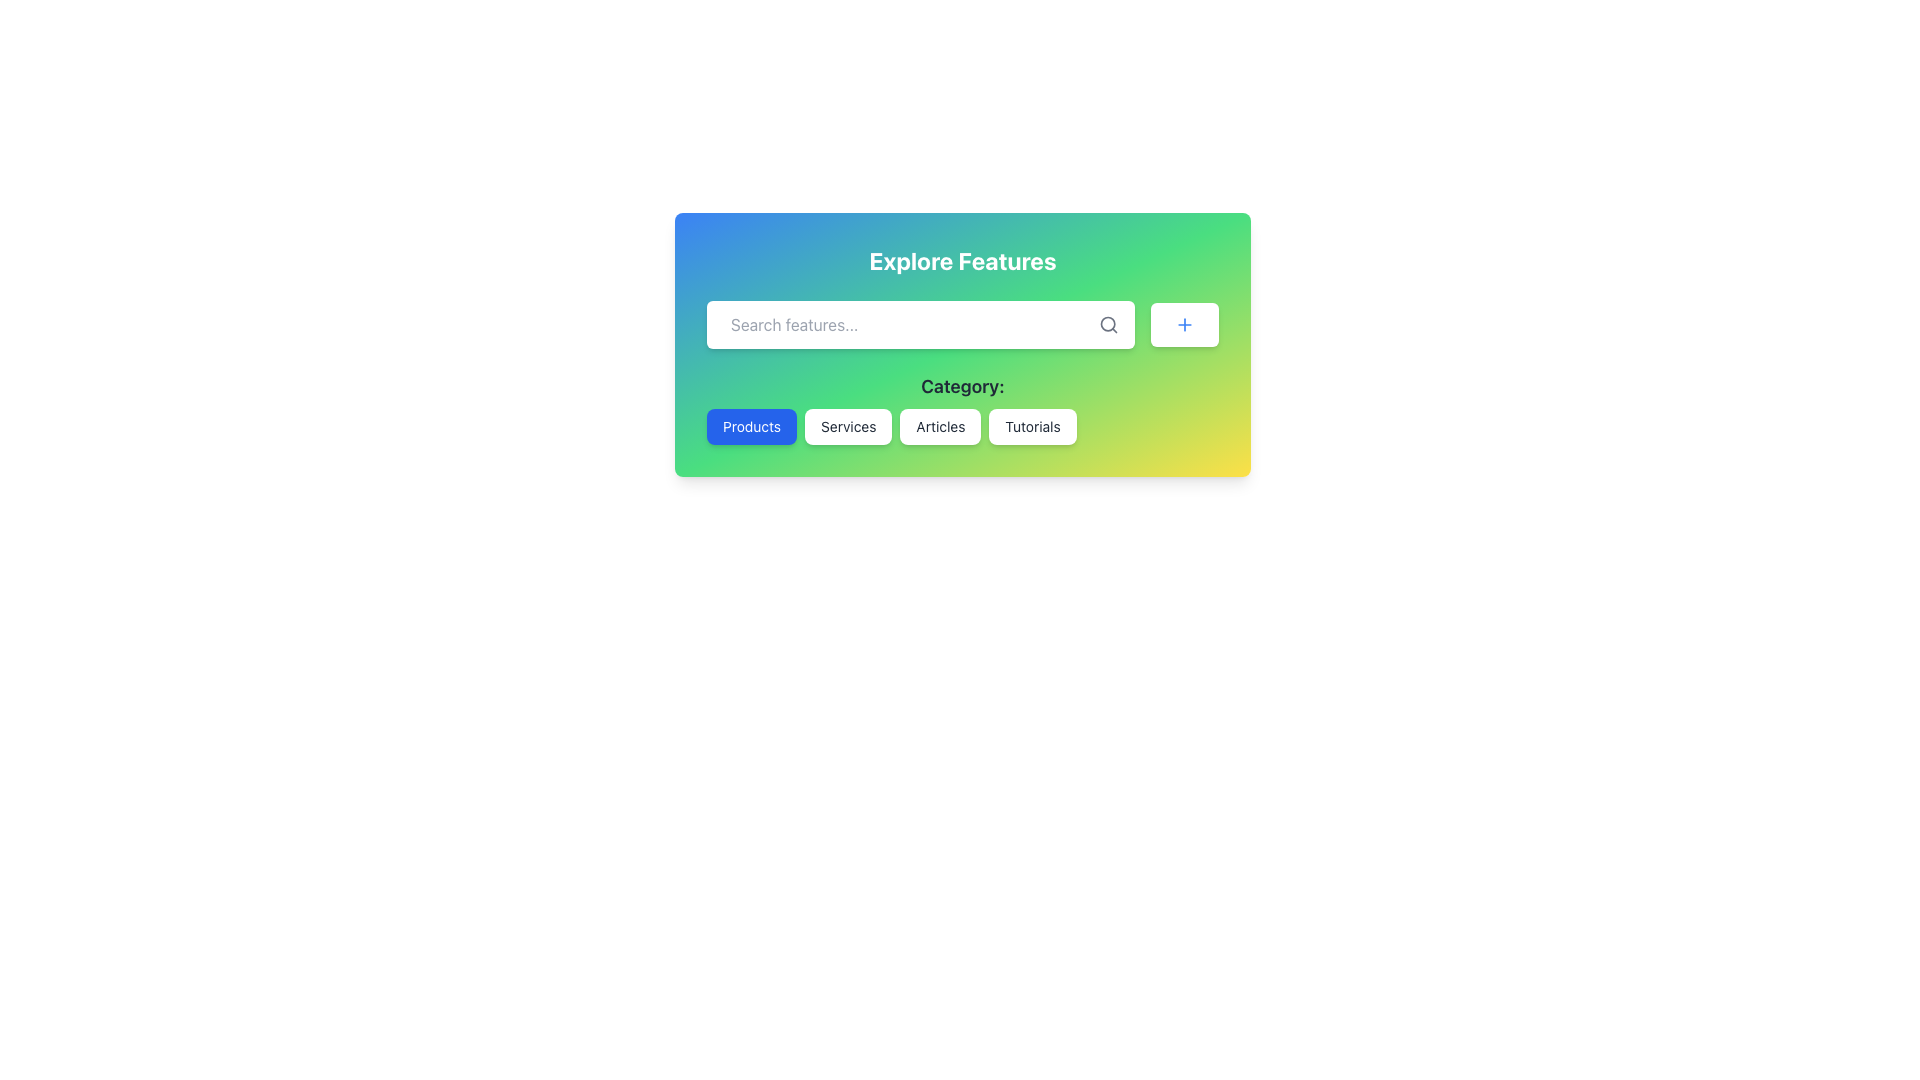 Image resolution: width=1920 pixels, height=1080 pixels. What do you see at coordinates (963, 260) in the screenshot?
I see `the non-interactive Text Header at the top of the rectangular card that labels the content and features below it` at bounding box center [963, 260].